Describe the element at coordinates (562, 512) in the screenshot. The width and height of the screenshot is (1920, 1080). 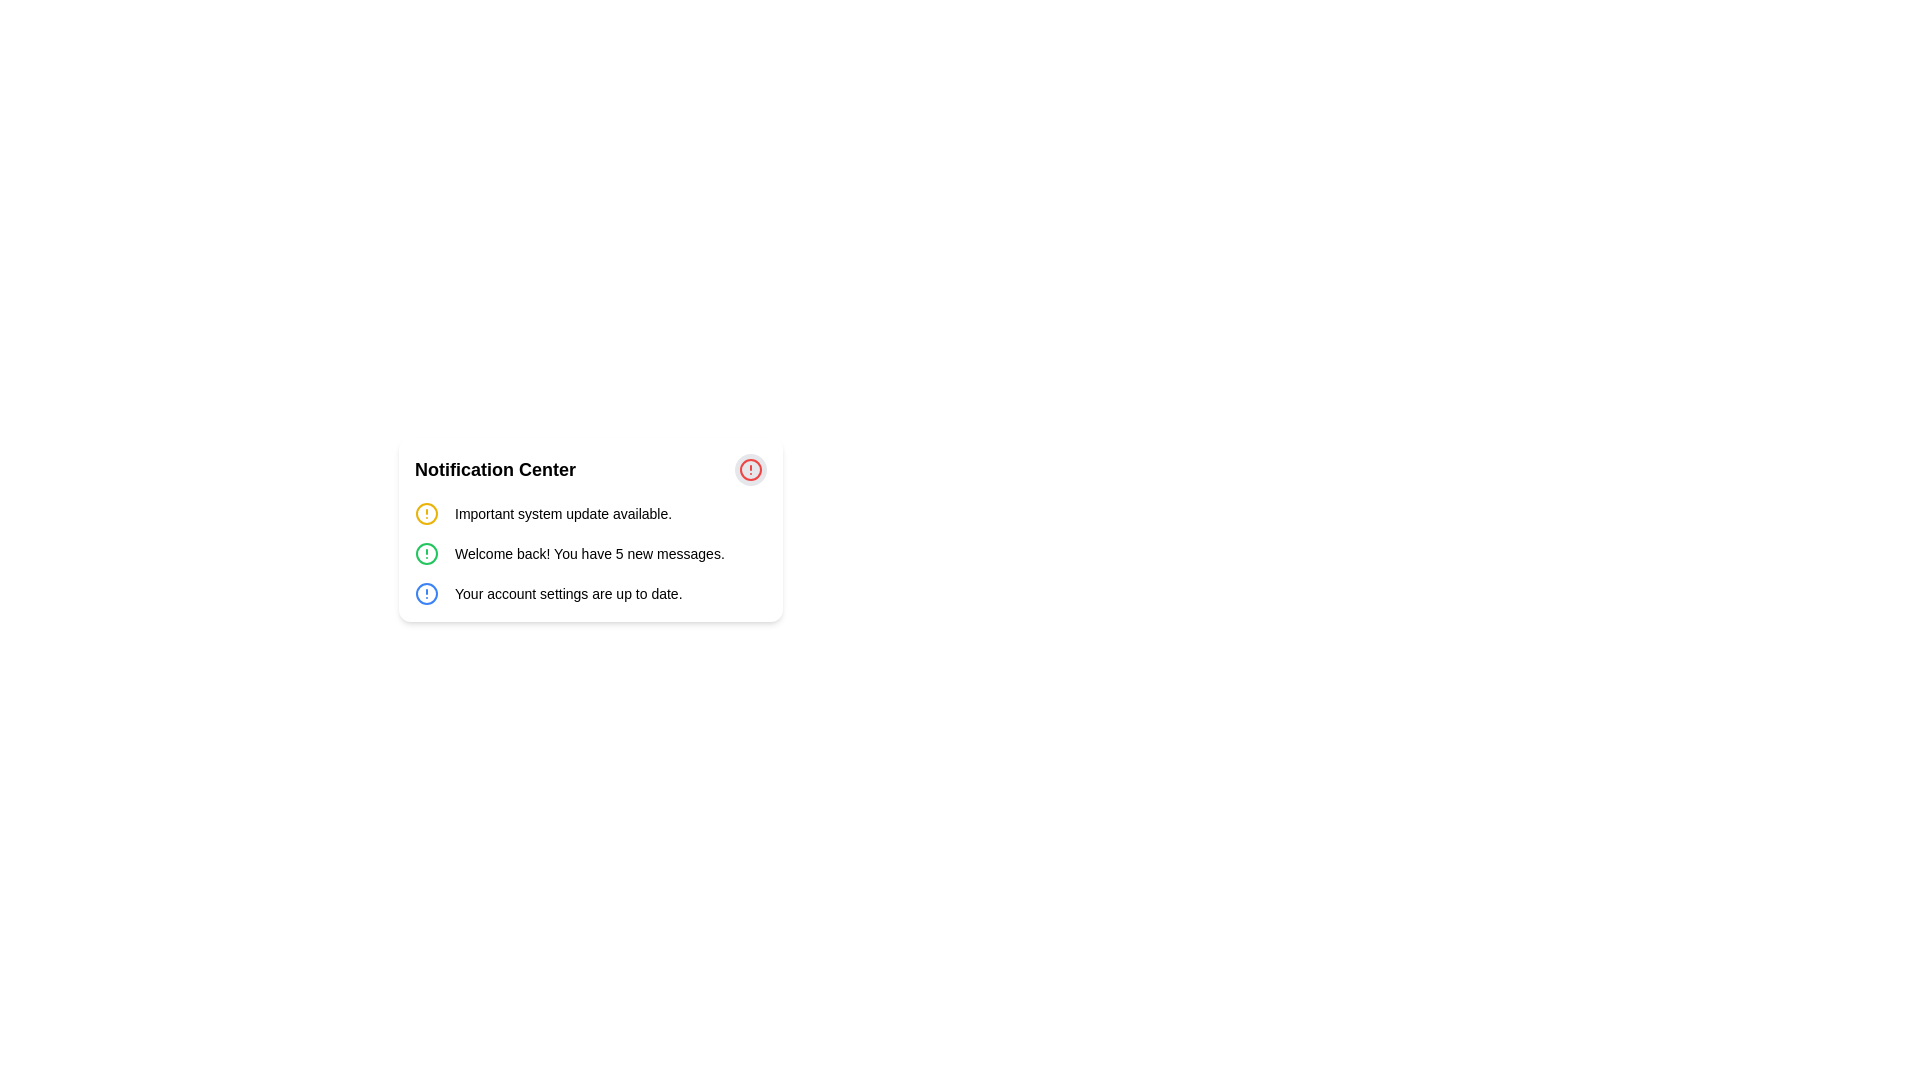
I see `the static text segment that says 'Important system update available.' which follows the yellow warning icon in the Notification Center` at that location.